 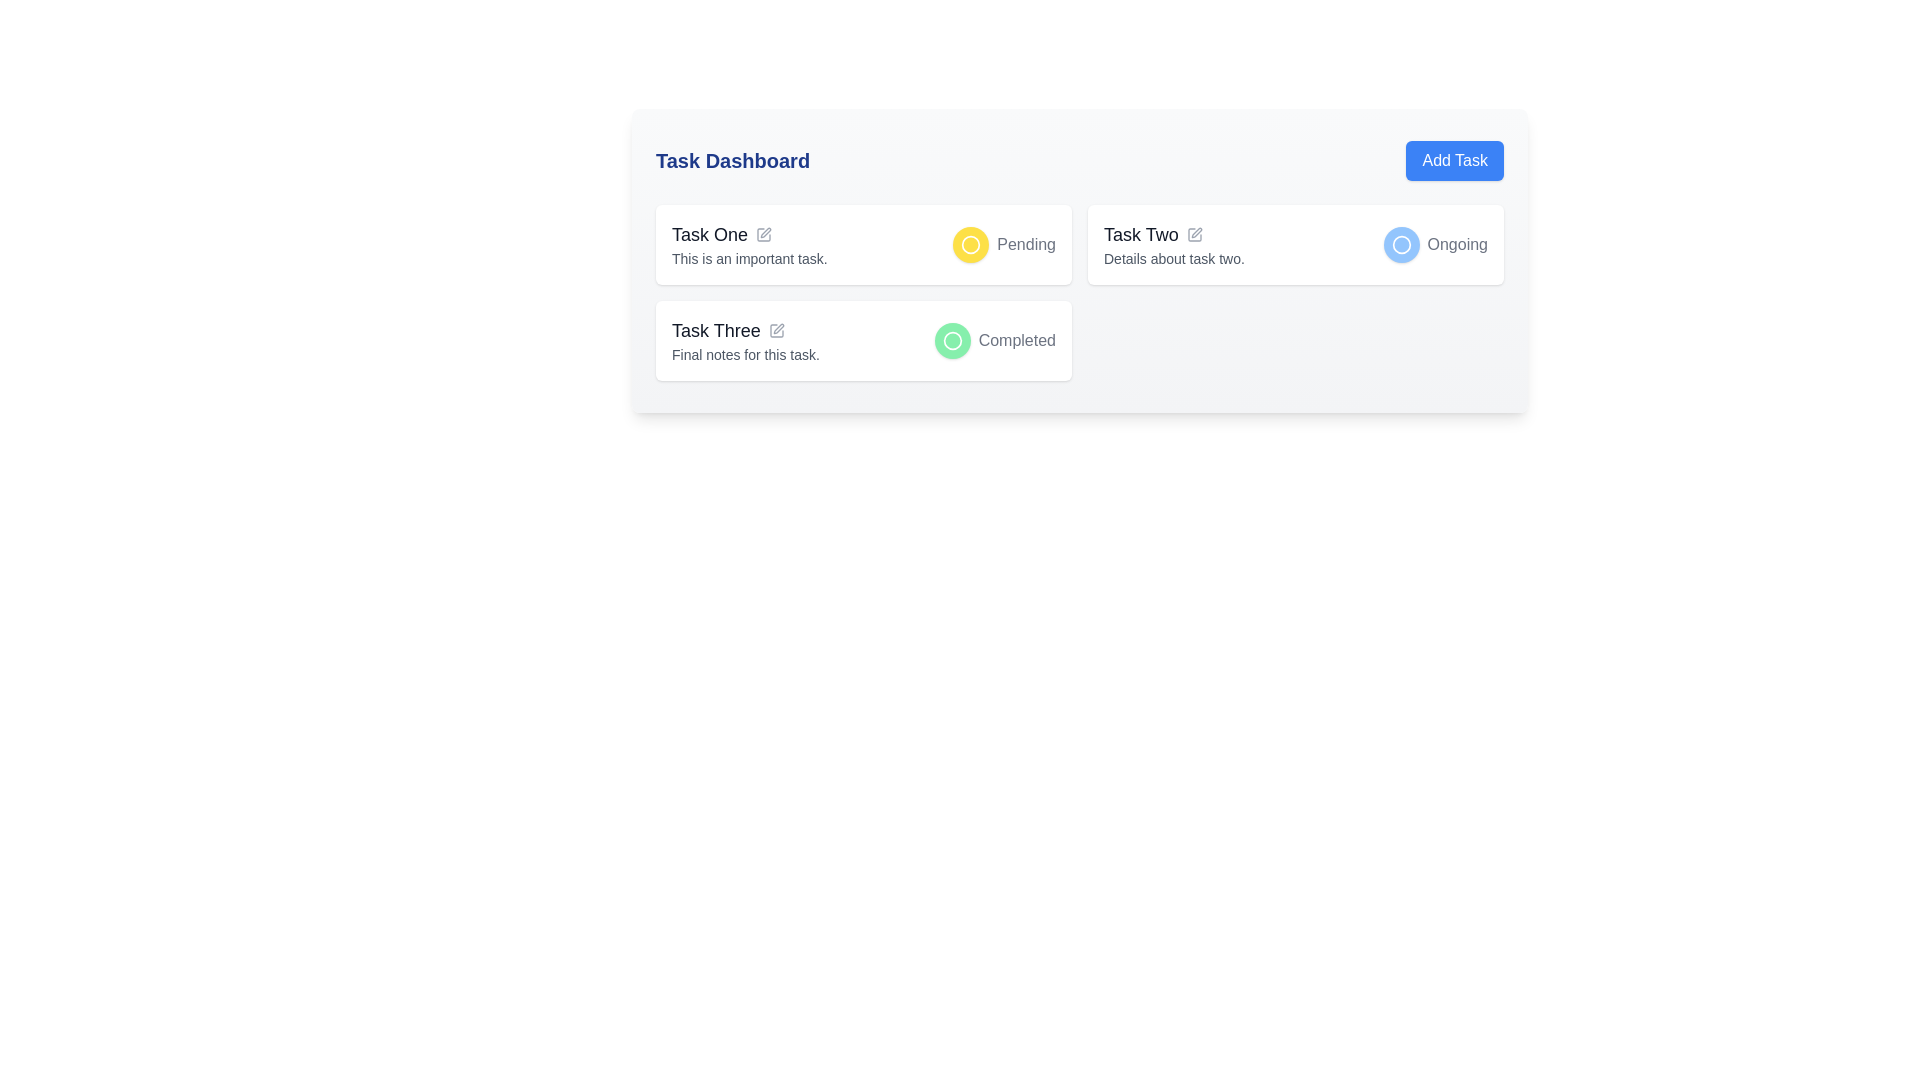 I want to click on the composite UI component labeled 'Task One', which includes a pencil-shaped icon for editing, to read the description for more task details, so click(x=748, y=244).